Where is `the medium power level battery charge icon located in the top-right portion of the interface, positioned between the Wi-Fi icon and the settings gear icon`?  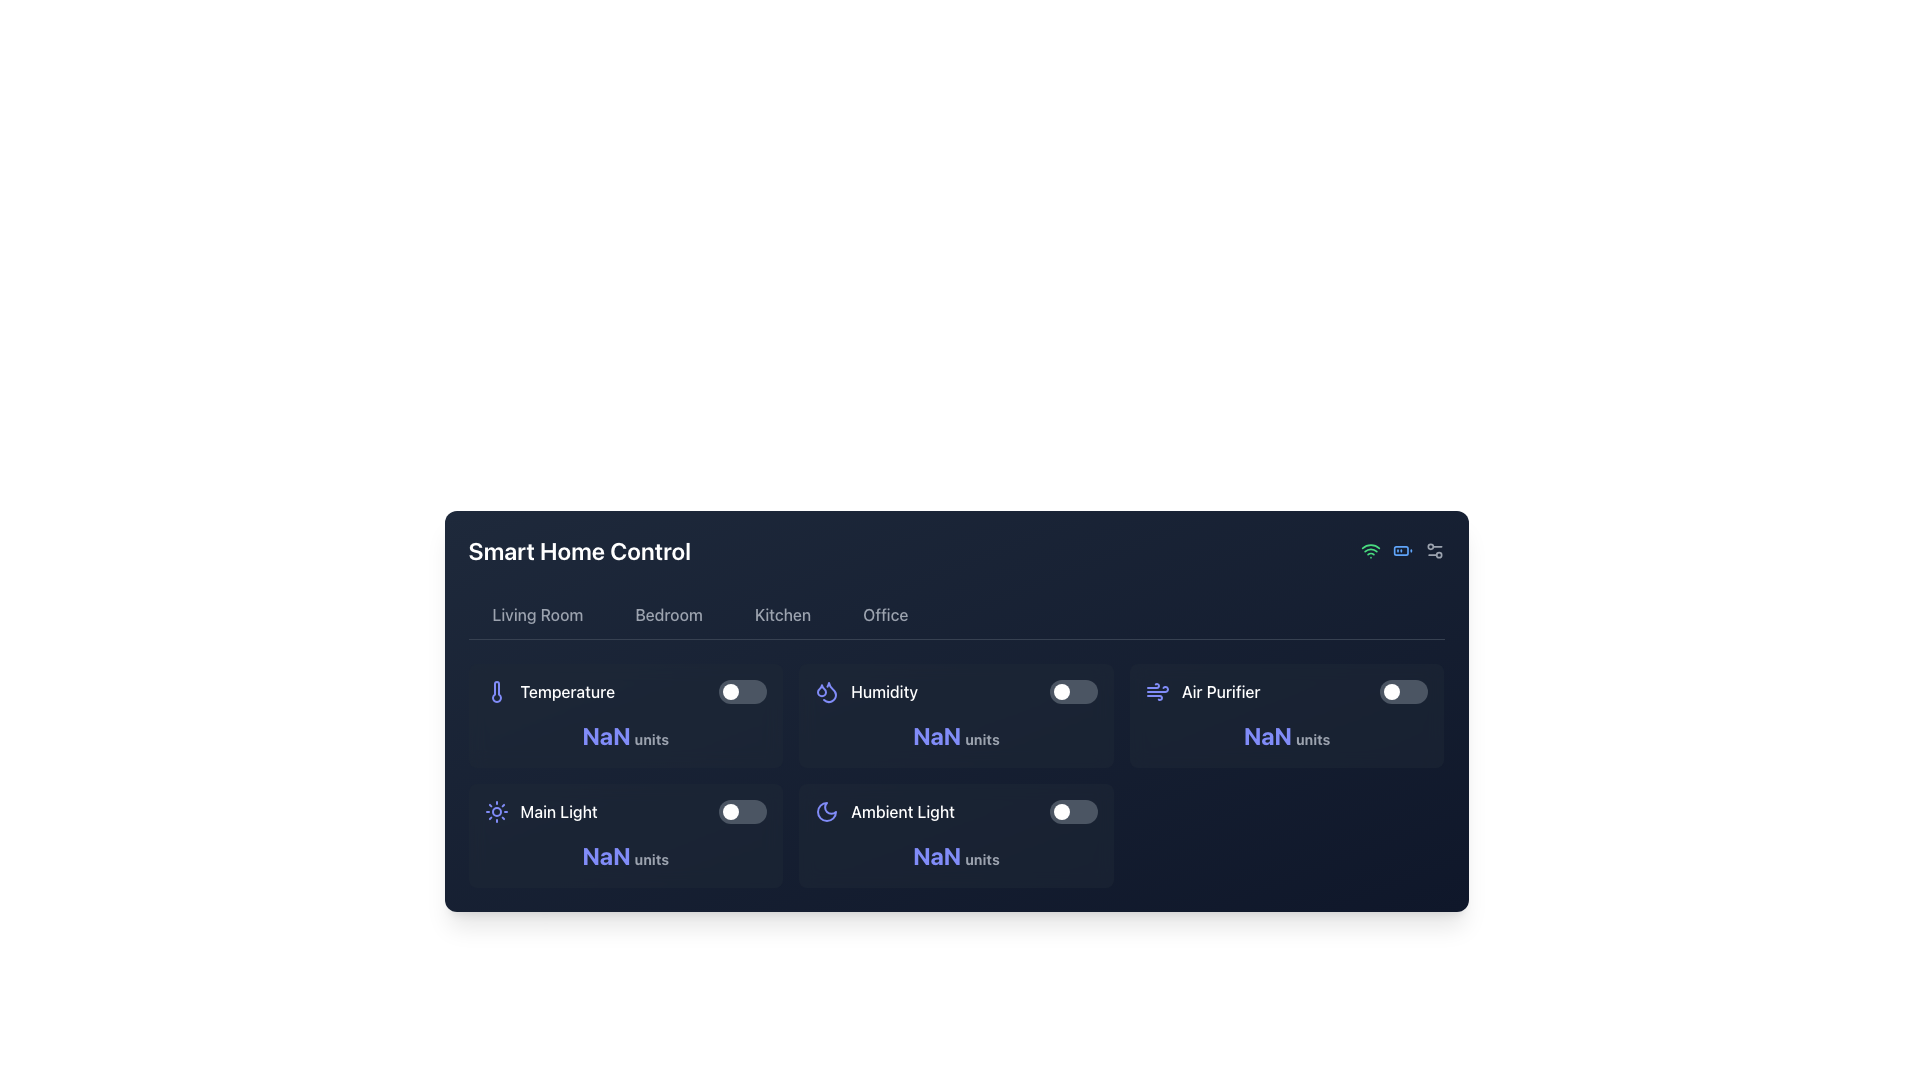 the medium power level battery charge icon located in the top-right portion of the interface, positioned between the Wi-Fi icon and the settings gear icon is located at coordinates (1401, 551).